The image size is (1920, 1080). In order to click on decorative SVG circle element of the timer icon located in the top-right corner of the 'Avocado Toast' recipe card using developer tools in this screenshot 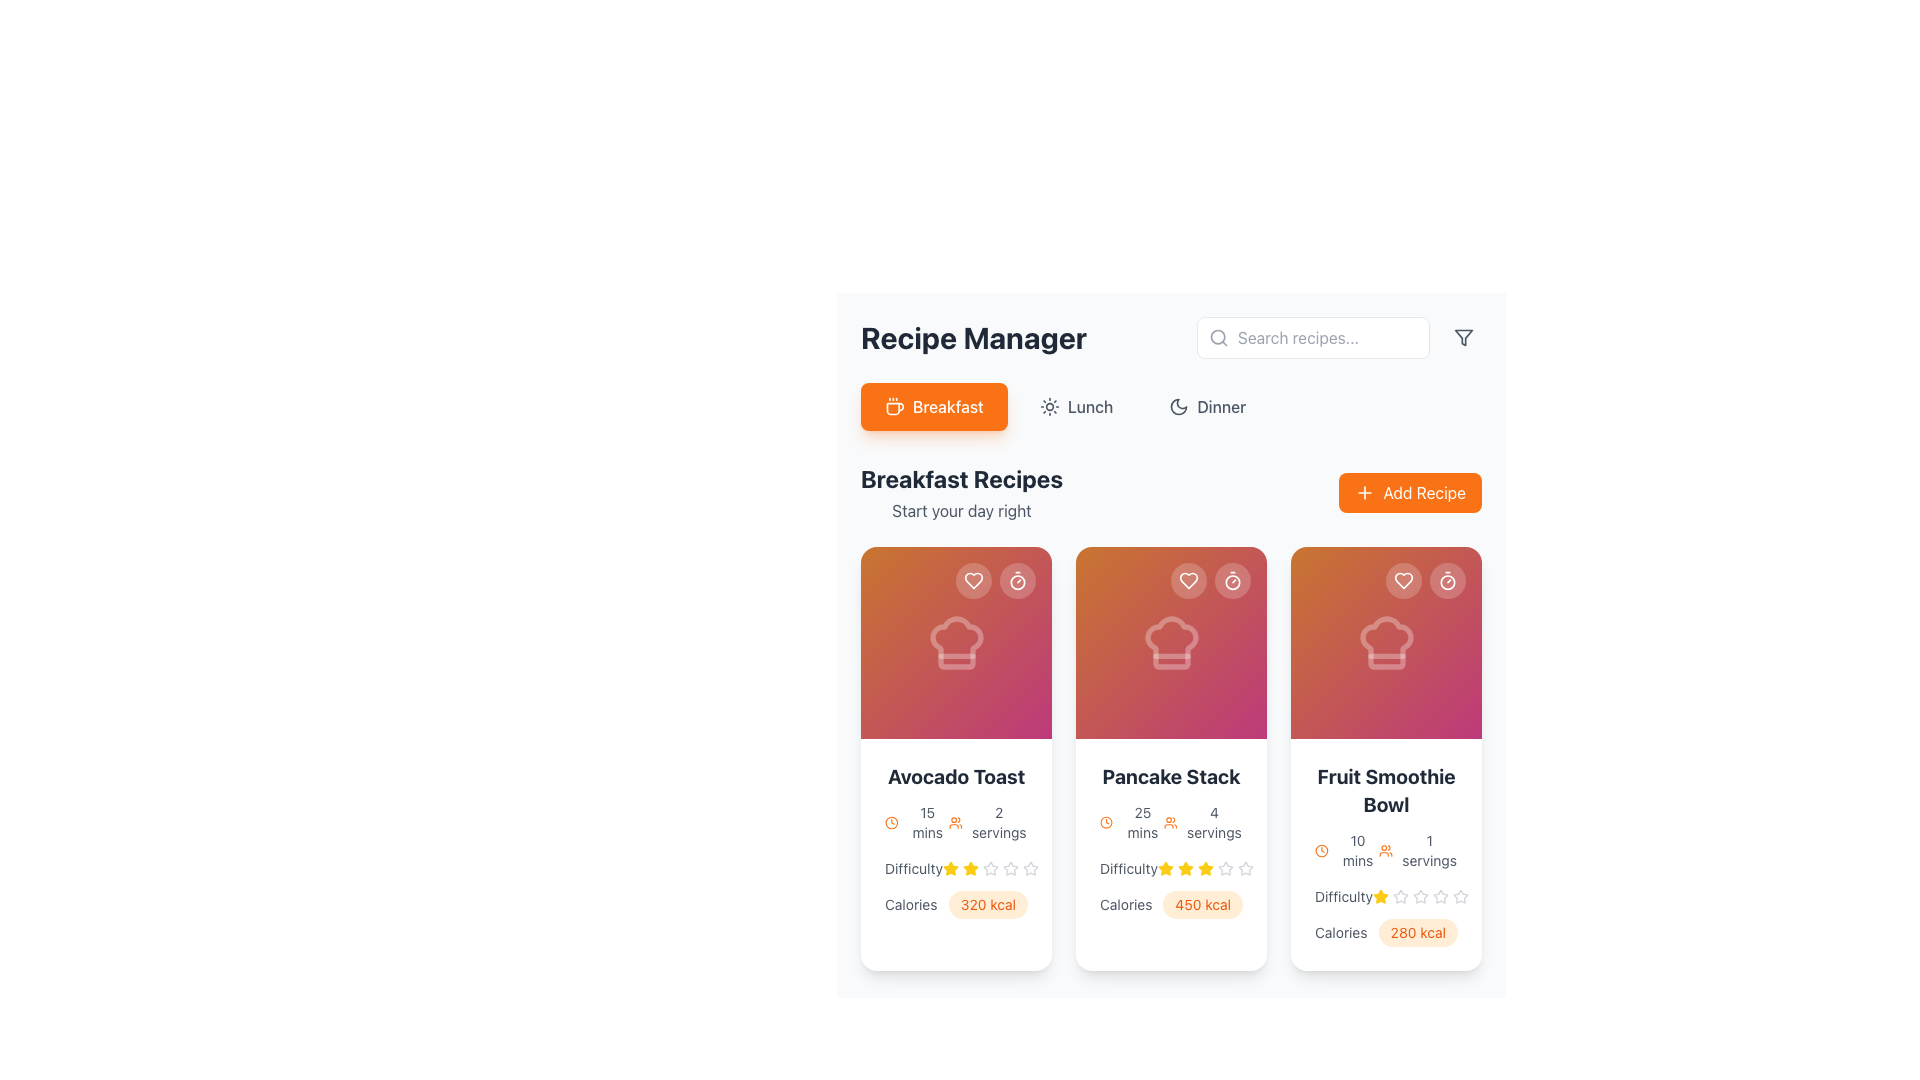, I will do `click(1017, 582)`.